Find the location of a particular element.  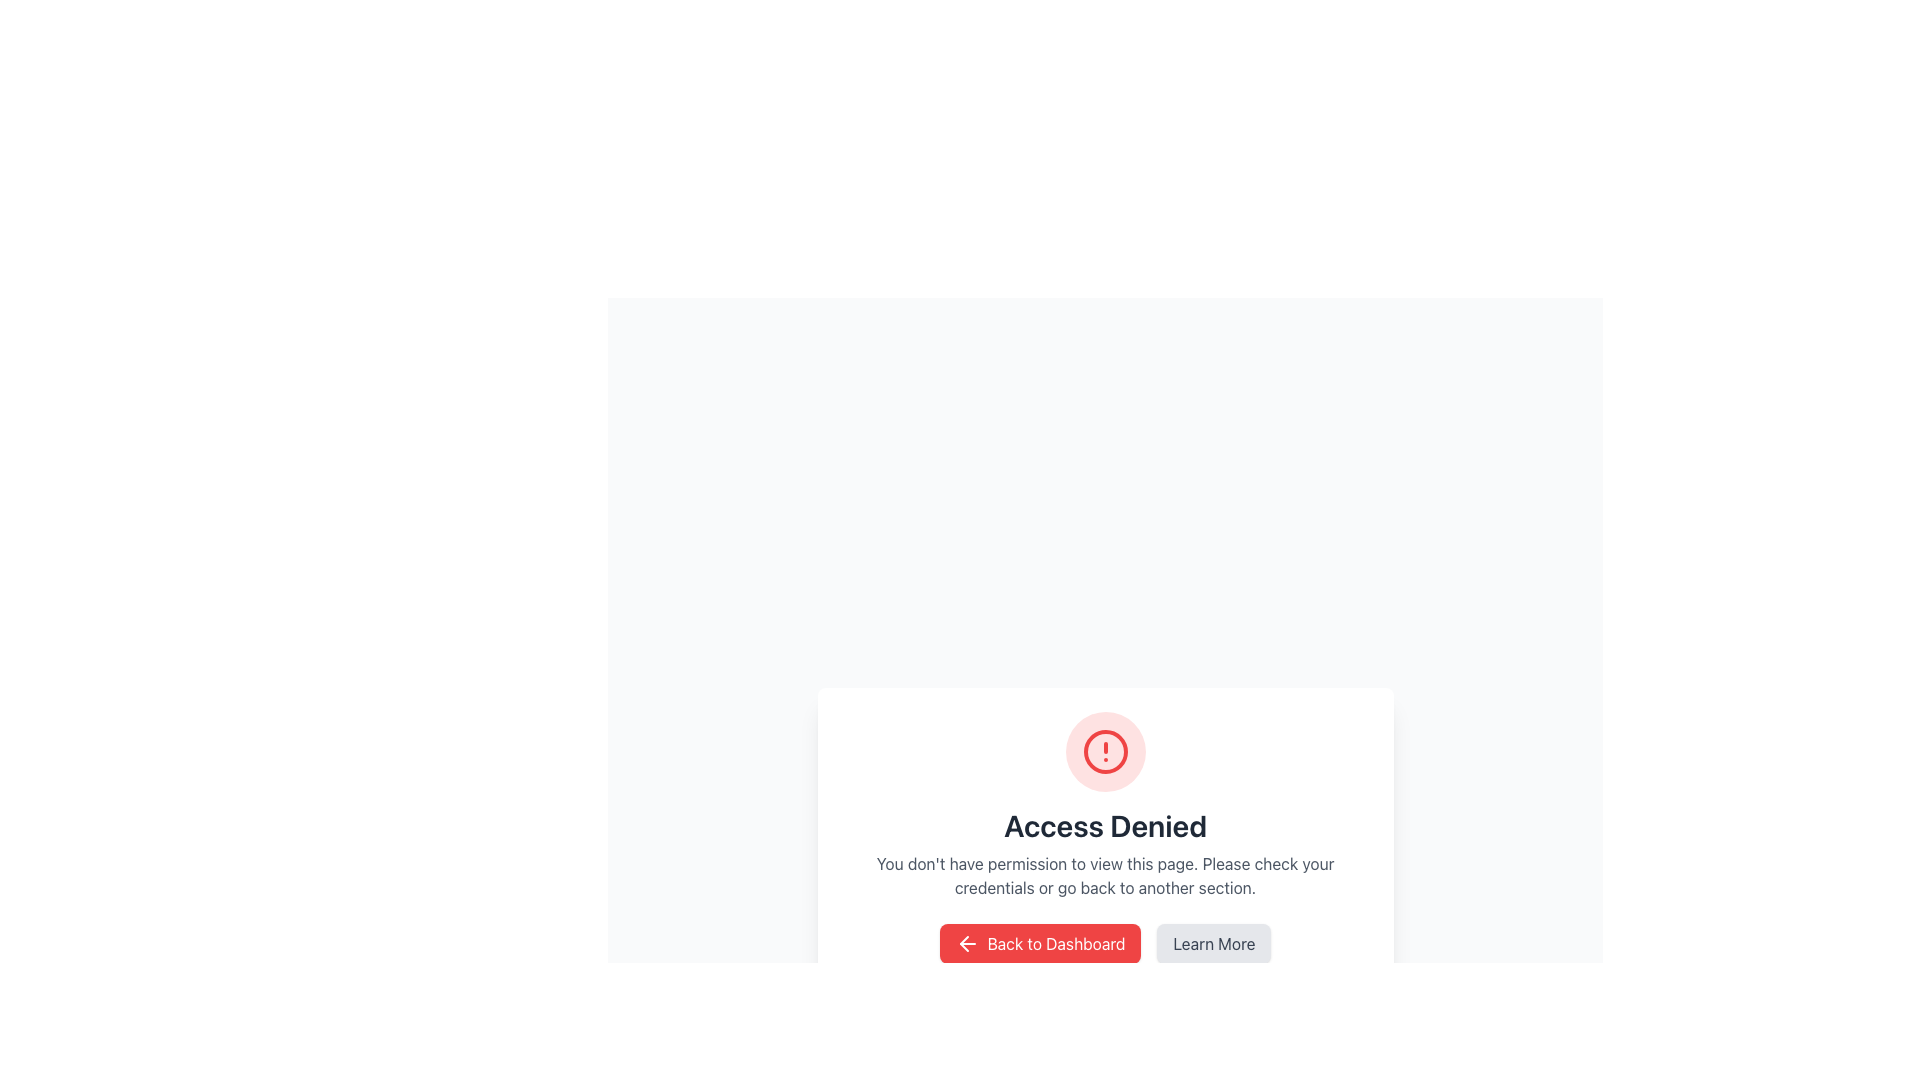

the warning icon that indicates an error, which is located above the 'Access Denied' text in the dialog box is located at coordinates (1104, 752).